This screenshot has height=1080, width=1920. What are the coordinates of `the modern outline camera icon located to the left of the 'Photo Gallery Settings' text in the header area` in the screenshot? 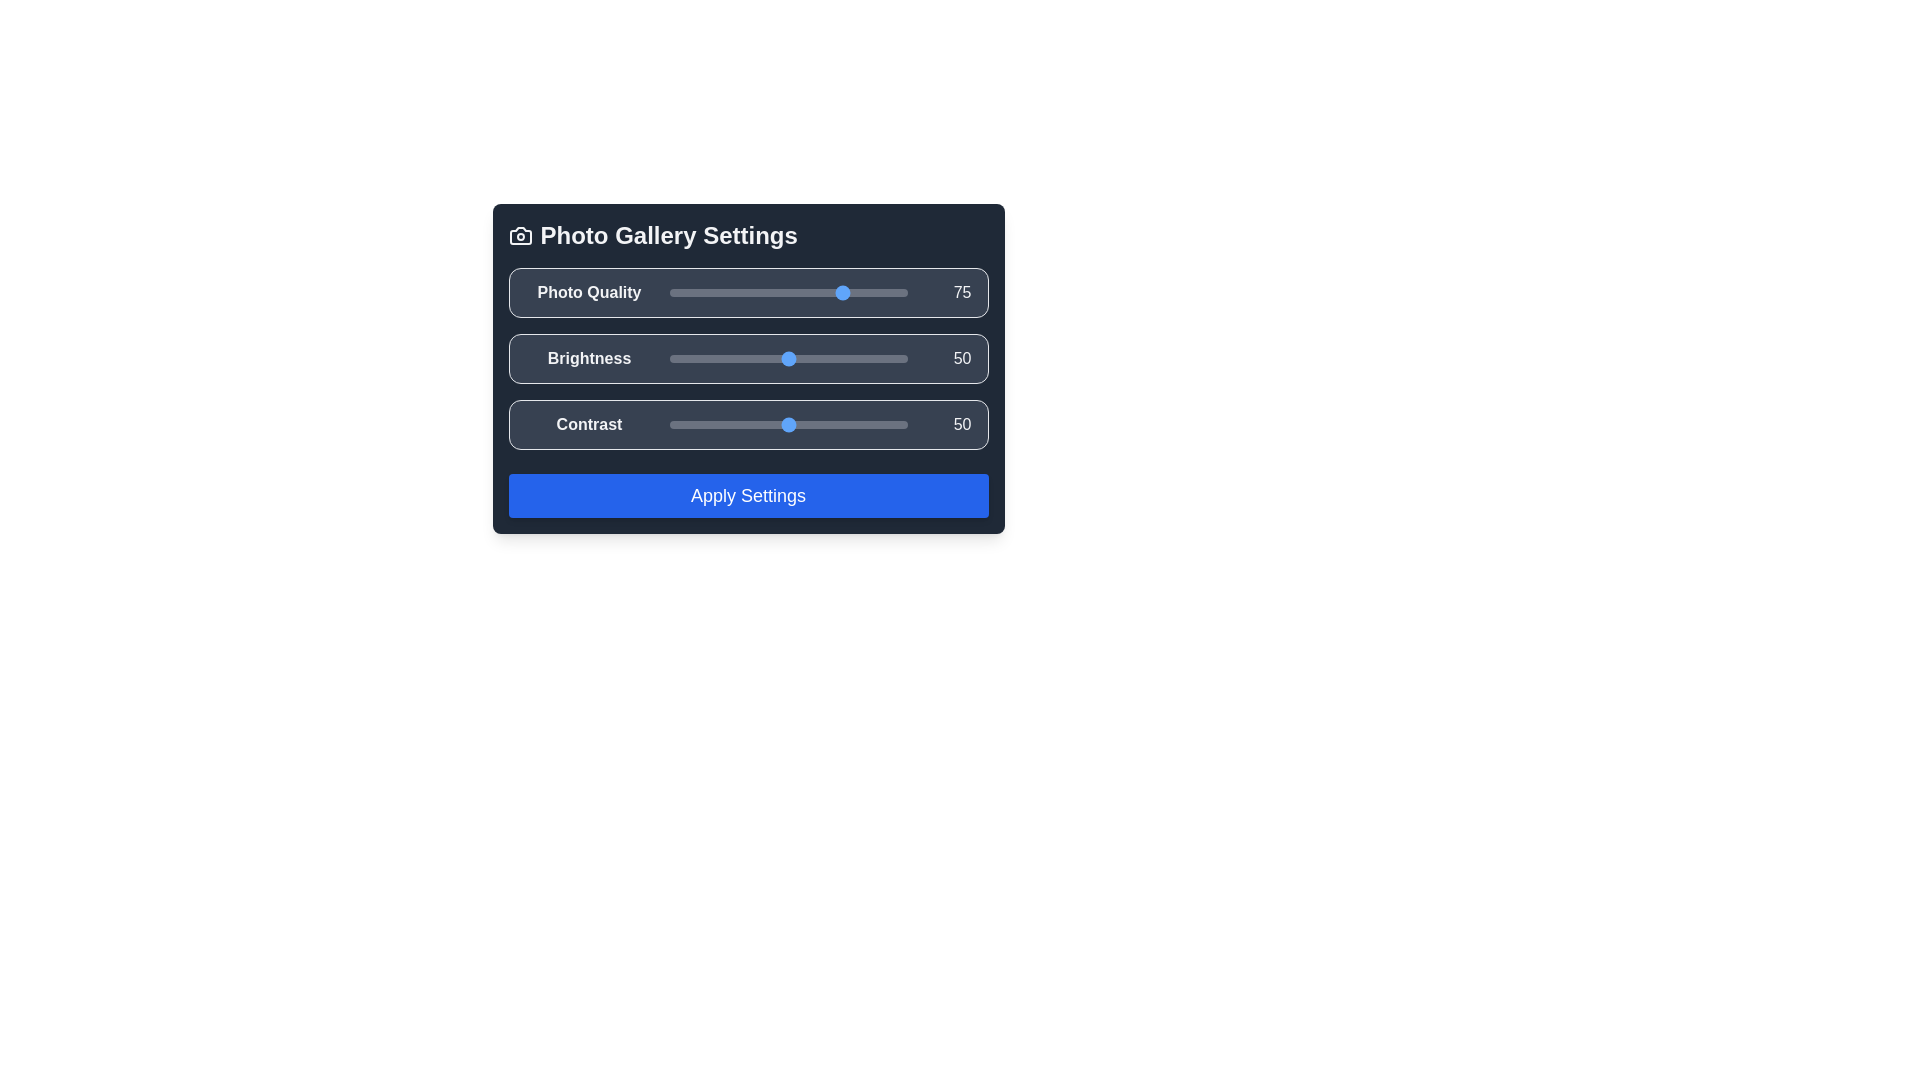 It's located at (520, 234).